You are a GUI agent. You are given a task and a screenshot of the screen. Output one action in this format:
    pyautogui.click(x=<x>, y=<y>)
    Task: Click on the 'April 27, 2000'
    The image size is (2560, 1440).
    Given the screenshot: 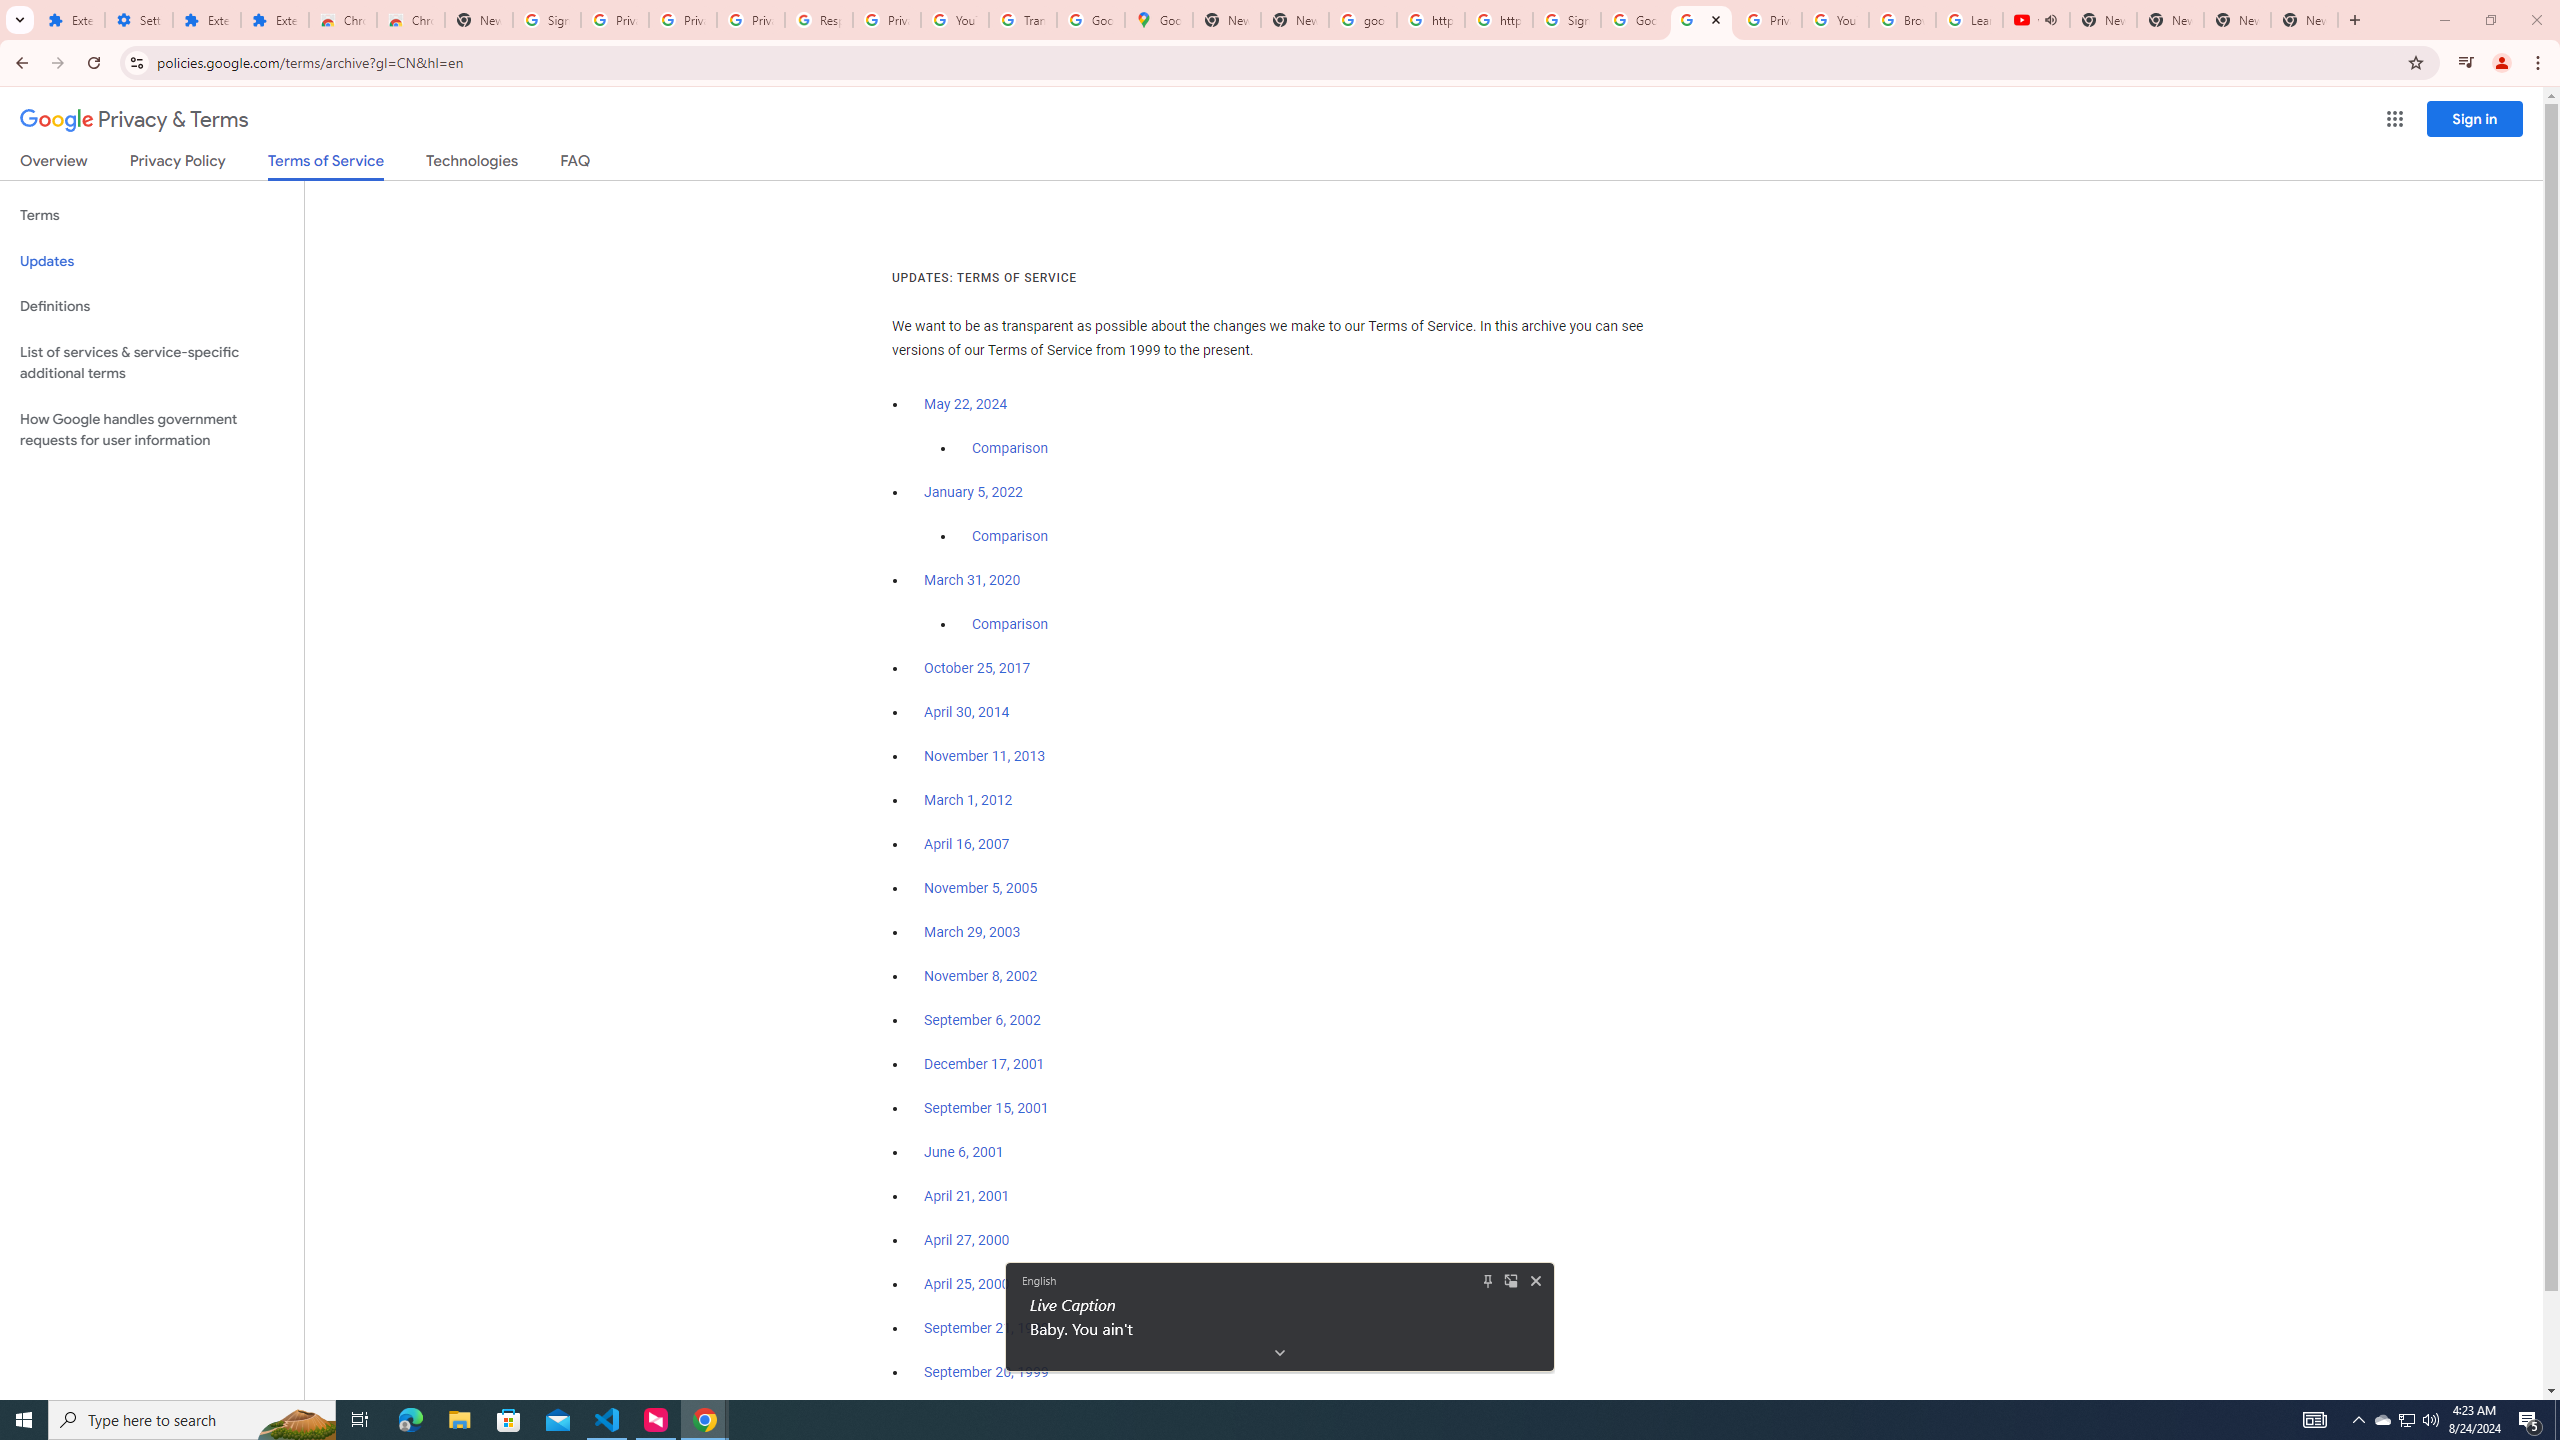 What is the action you would take?
    pyautogui.click(x=966, y=1238)
    